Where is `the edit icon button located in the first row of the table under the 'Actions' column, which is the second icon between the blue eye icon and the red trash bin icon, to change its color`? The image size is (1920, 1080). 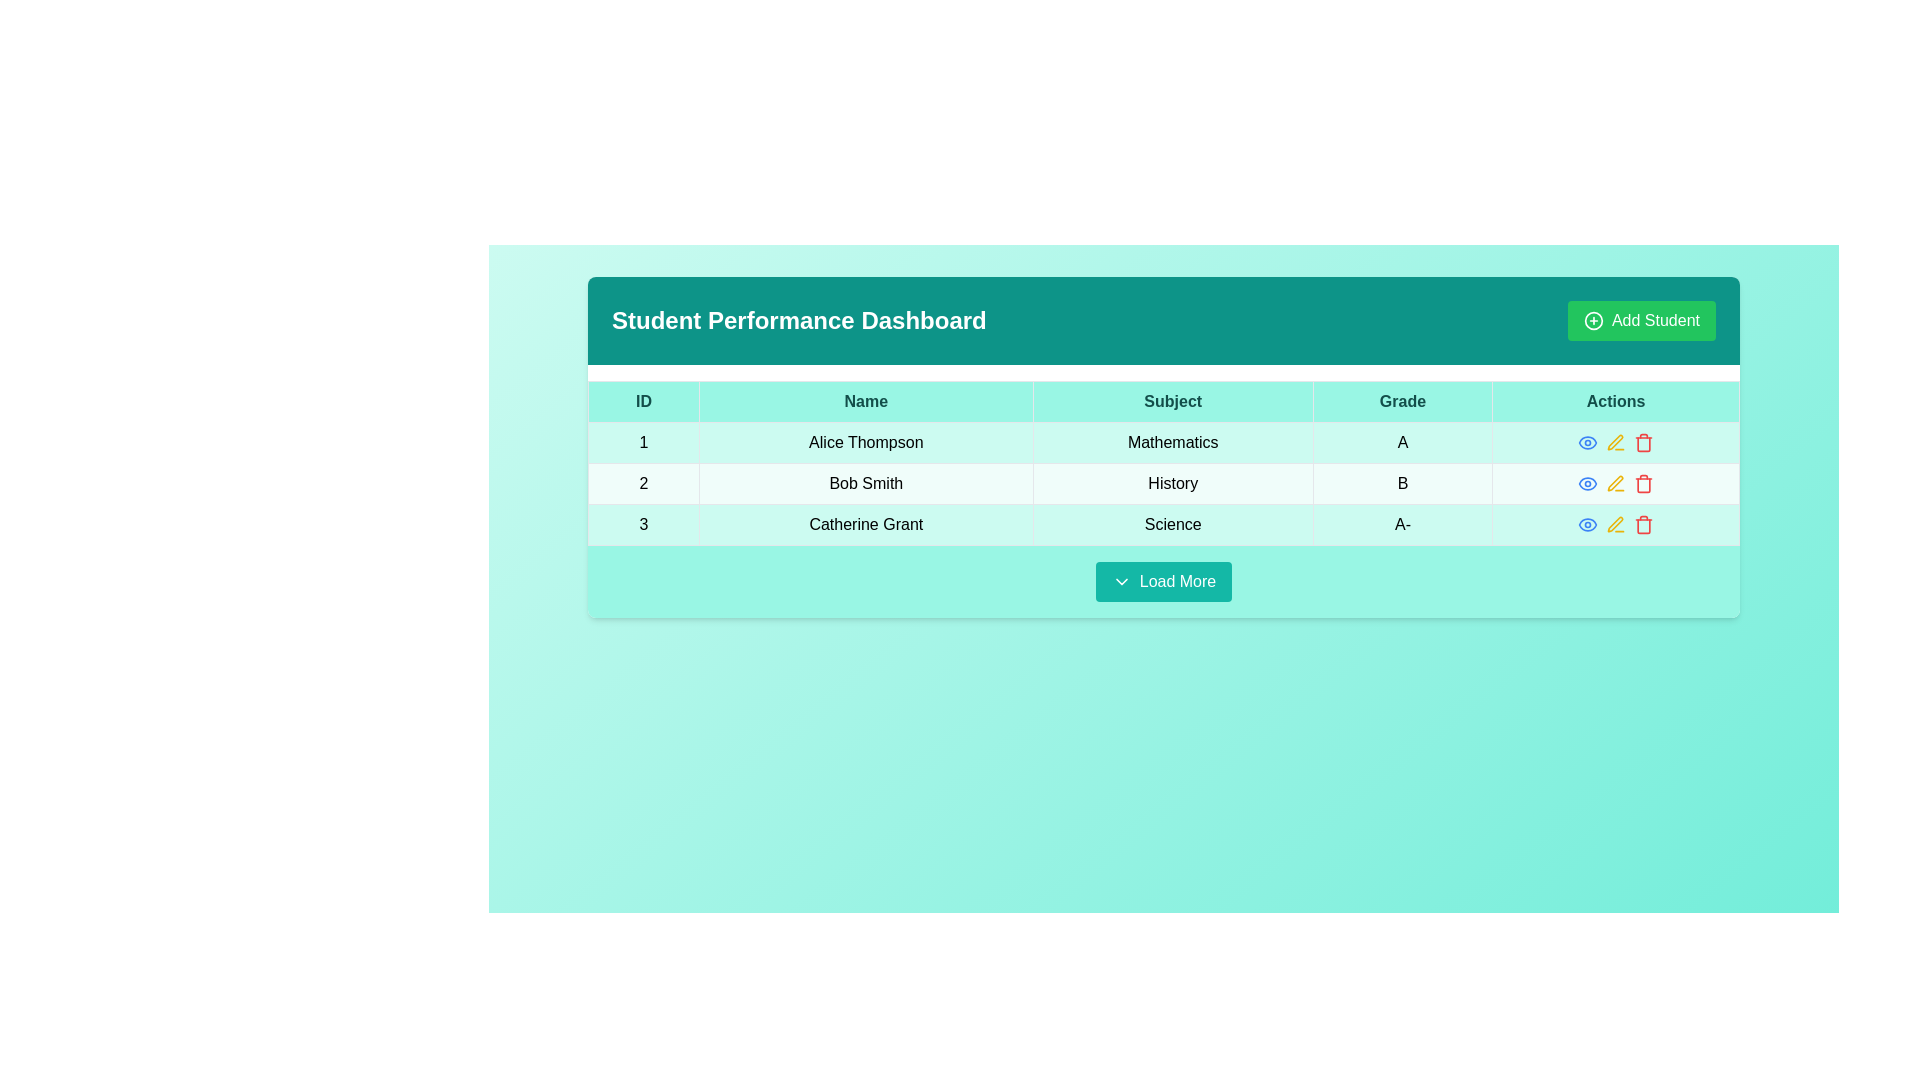
the edit icon button located in the first row of the table under the 'Actions' column, which is the second icon between the blue eye icon and the red trash bin icon, to change its color is located at coordinates (1616, 442).